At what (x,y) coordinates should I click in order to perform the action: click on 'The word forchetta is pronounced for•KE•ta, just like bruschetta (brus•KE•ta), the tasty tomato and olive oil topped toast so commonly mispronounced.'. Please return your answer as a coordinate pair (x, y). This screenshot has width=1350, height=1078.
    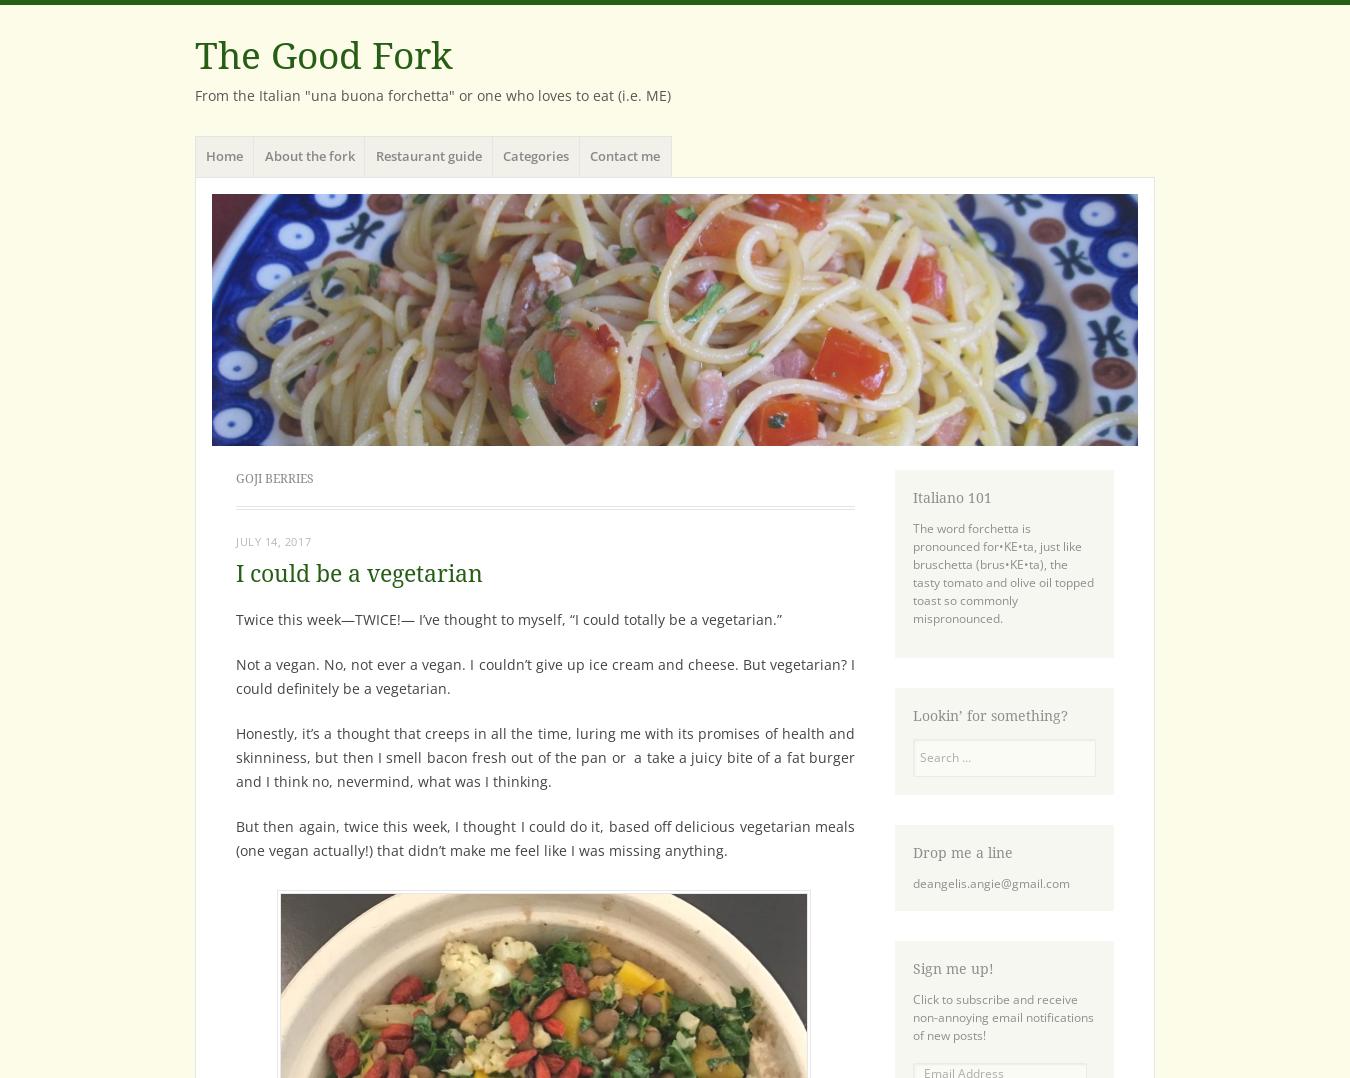
    Looking at the image, I should click on (1001, 572).